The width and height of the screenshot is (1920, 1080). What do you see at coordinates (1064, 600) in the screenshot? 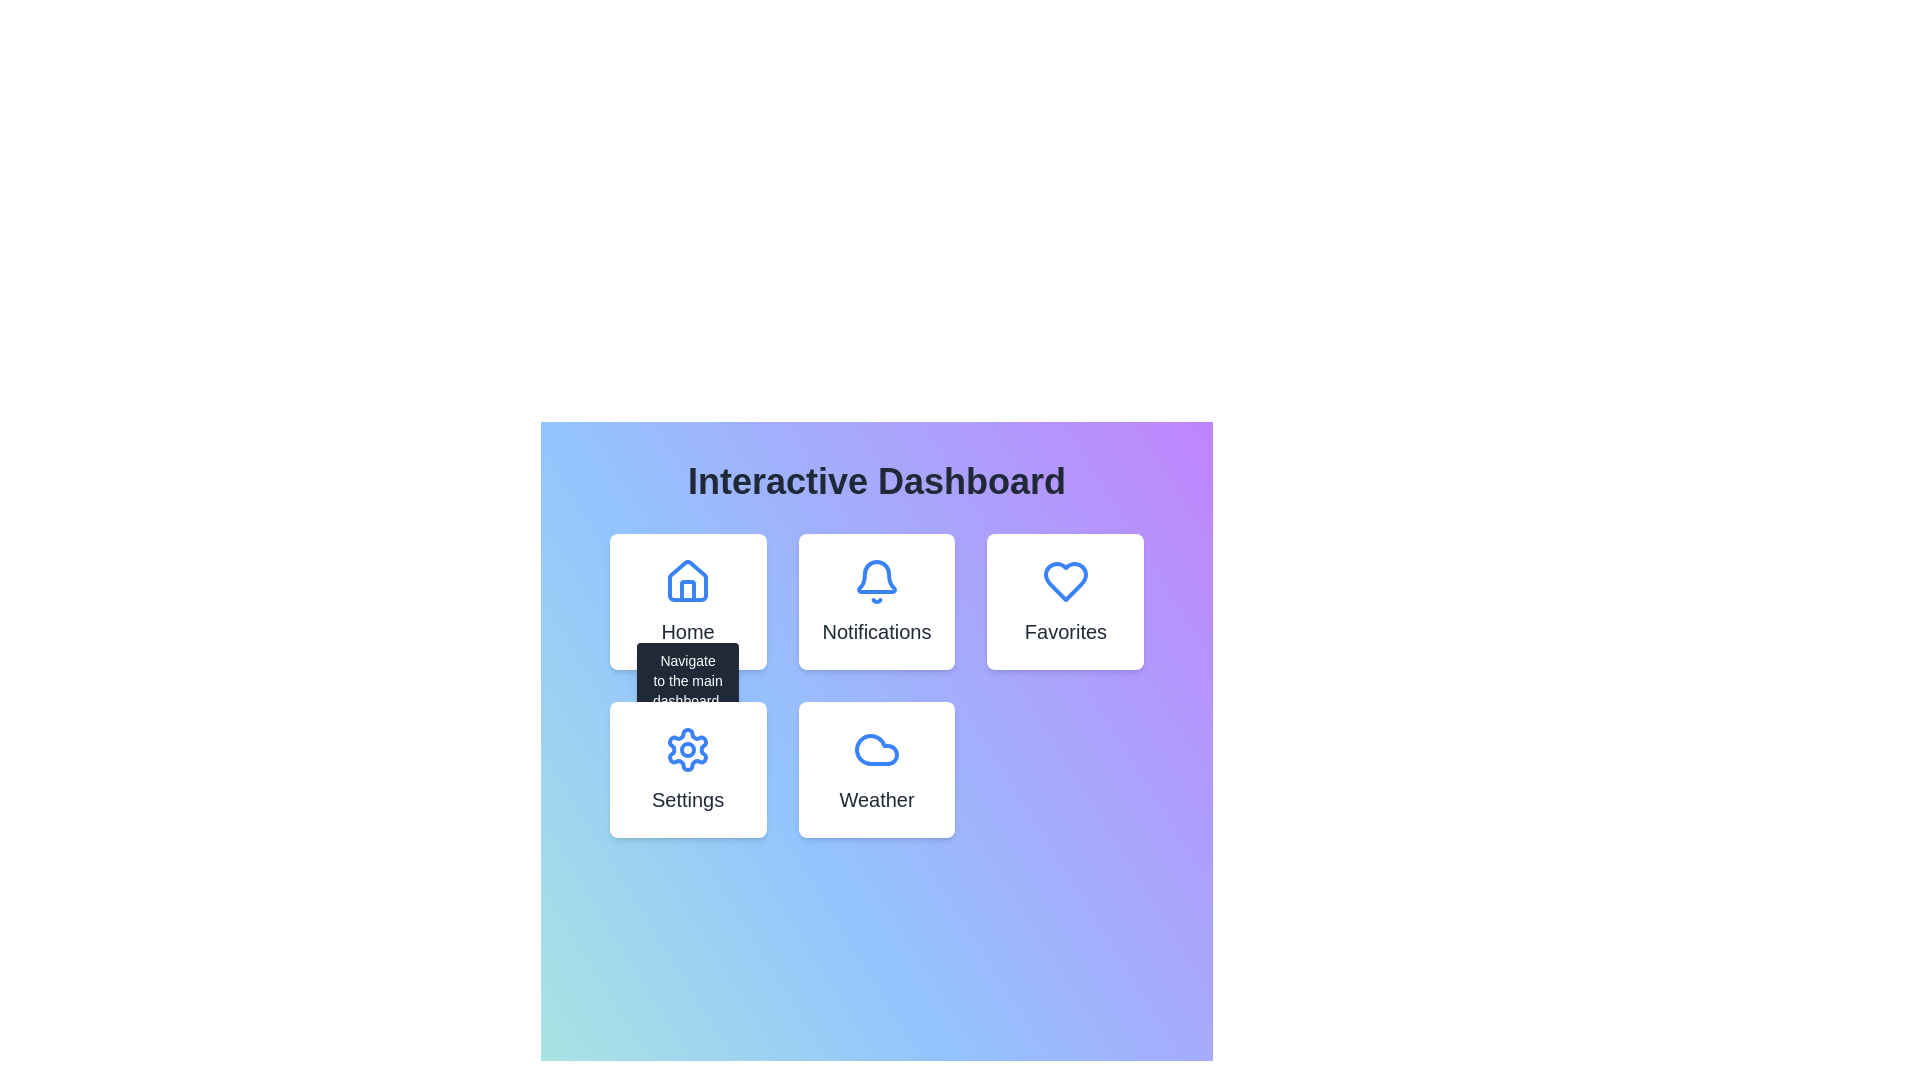
I see `the 'Favorites' Button card which features a heart icon with a blue outline and is positioned in the top-right corner of the grid` at bounding box center [1064, 600].